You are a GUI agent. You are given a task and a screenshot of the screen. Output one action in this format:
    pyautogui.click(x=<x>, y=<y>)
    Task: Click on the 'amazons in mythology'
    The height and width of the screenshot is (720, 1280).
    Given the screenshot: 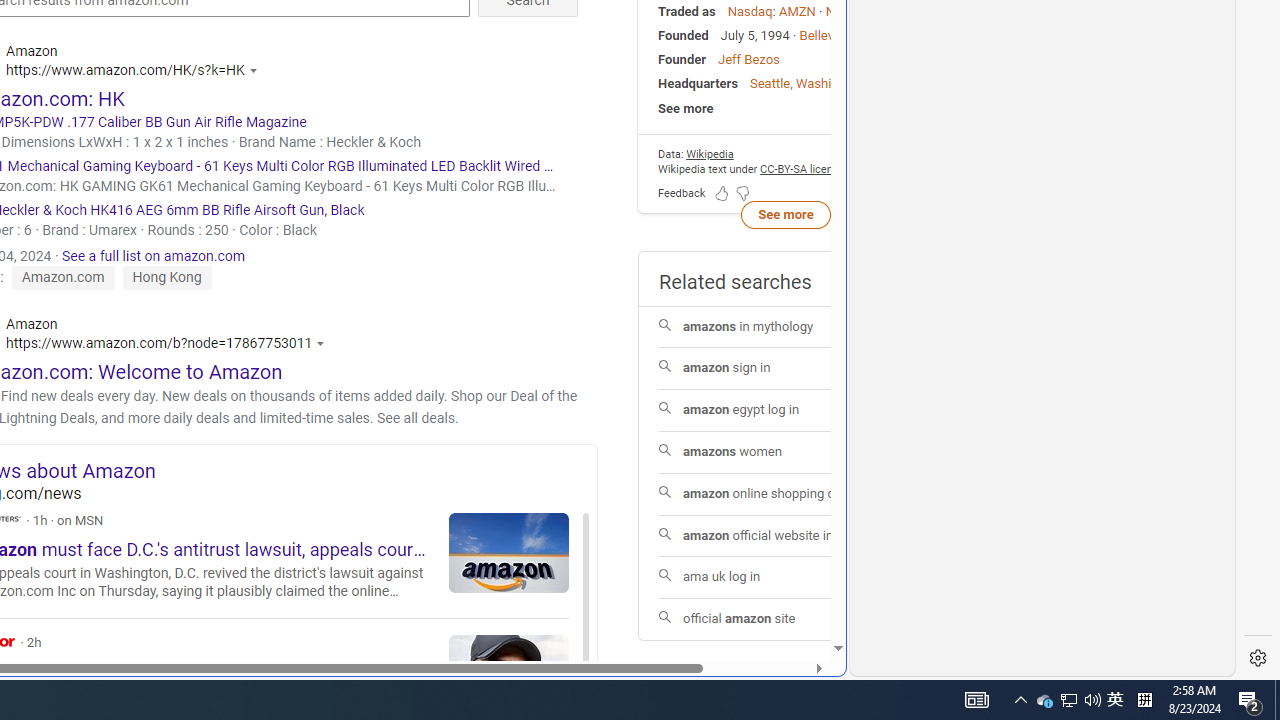 What is the action you would take?
    pyautogui.click(x=784, y=326)
    